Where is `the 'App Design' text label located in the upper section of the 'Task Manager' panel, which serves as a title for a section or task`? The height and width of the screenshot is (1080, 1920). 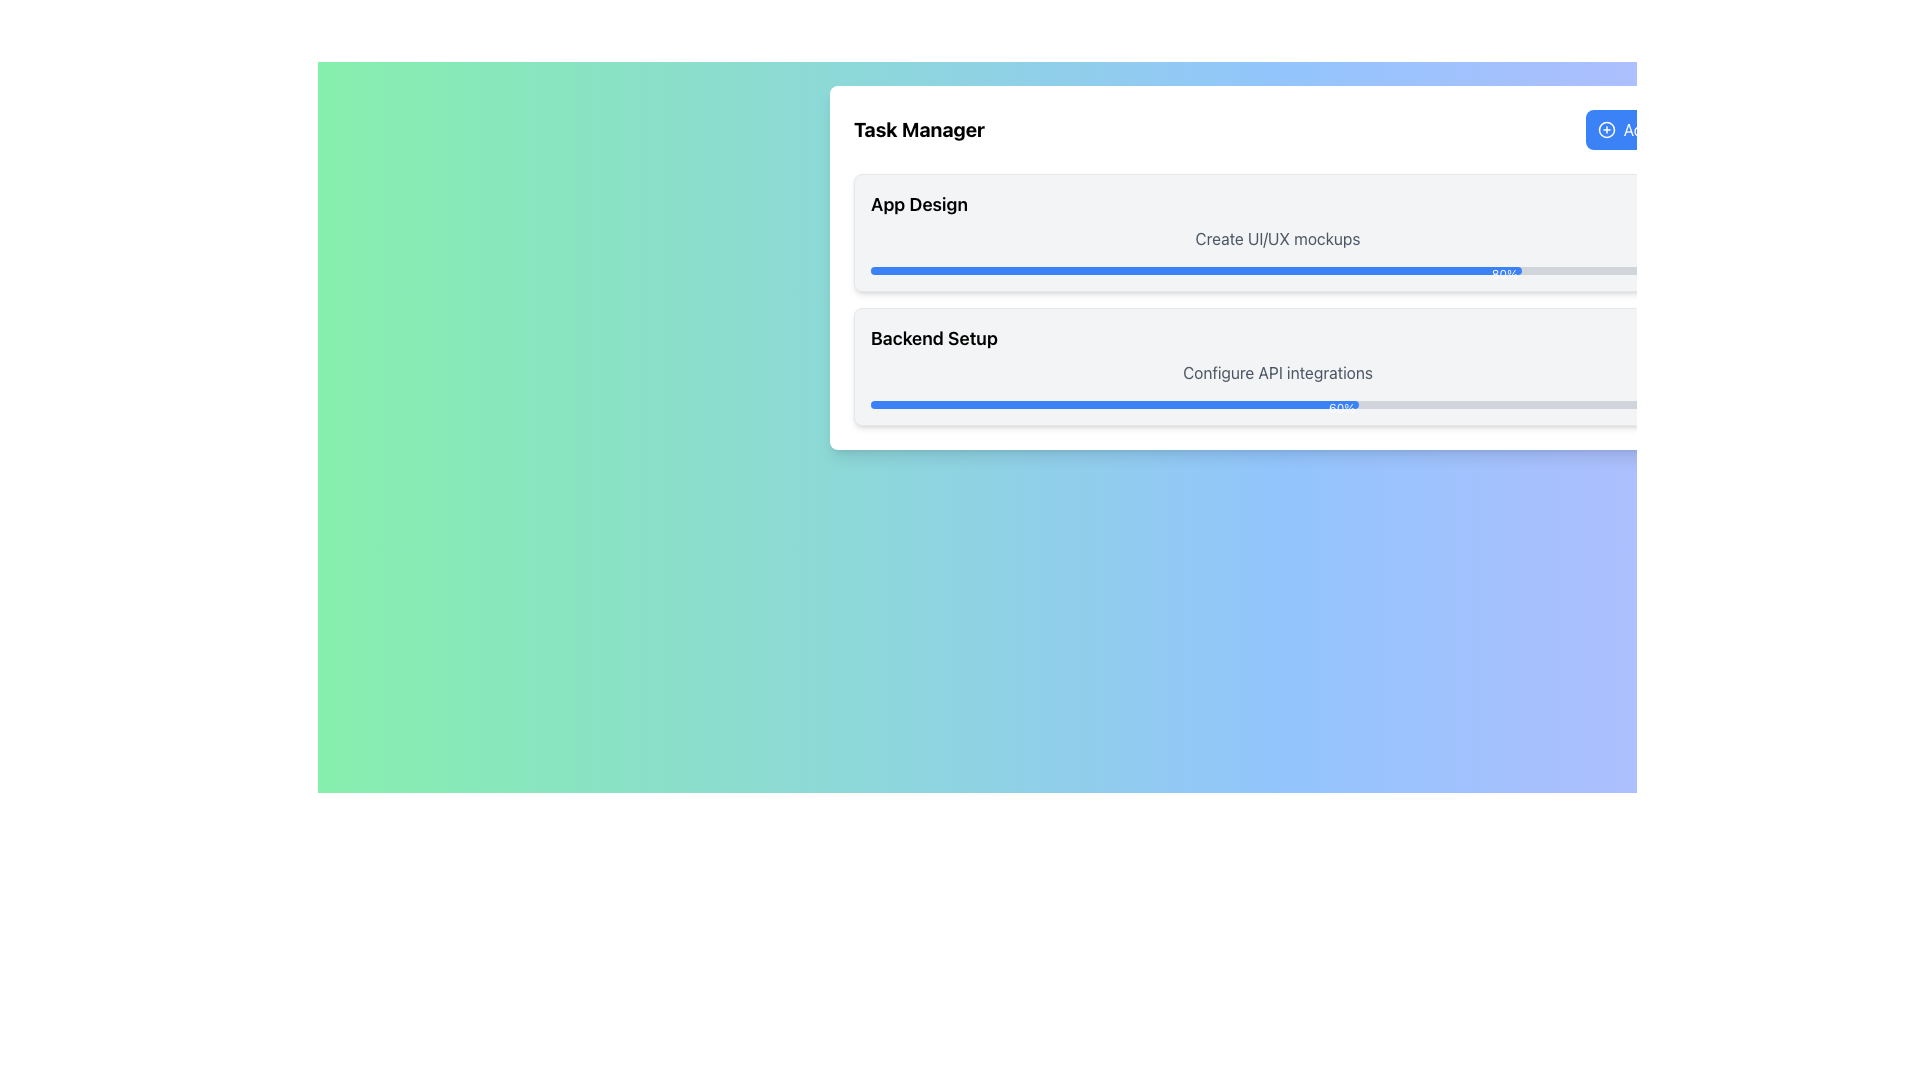
the 'App Design' text label located in the upper section of the 'Task Manager' panel, which serves as a title for a section or task is located at coordinates (918, 204).